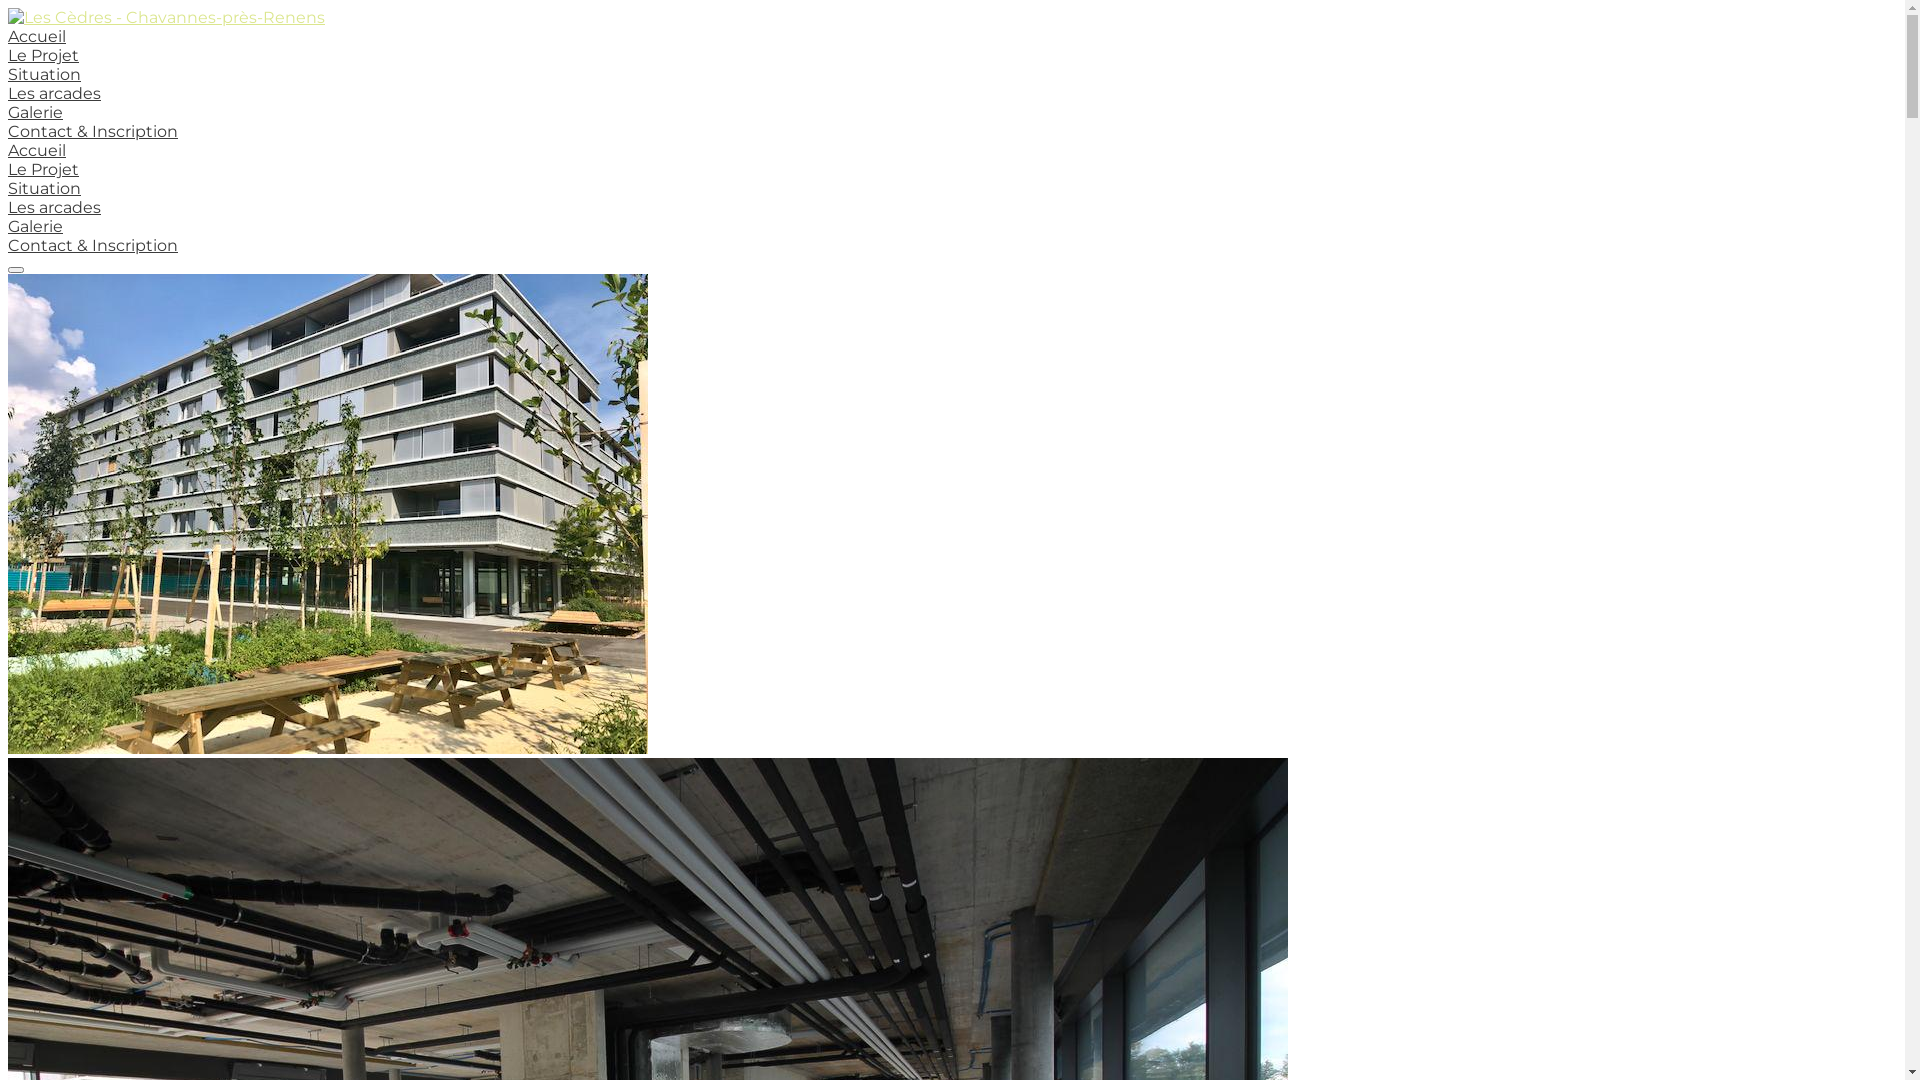  I want to click on 'Le Projet', so click(43, 168).